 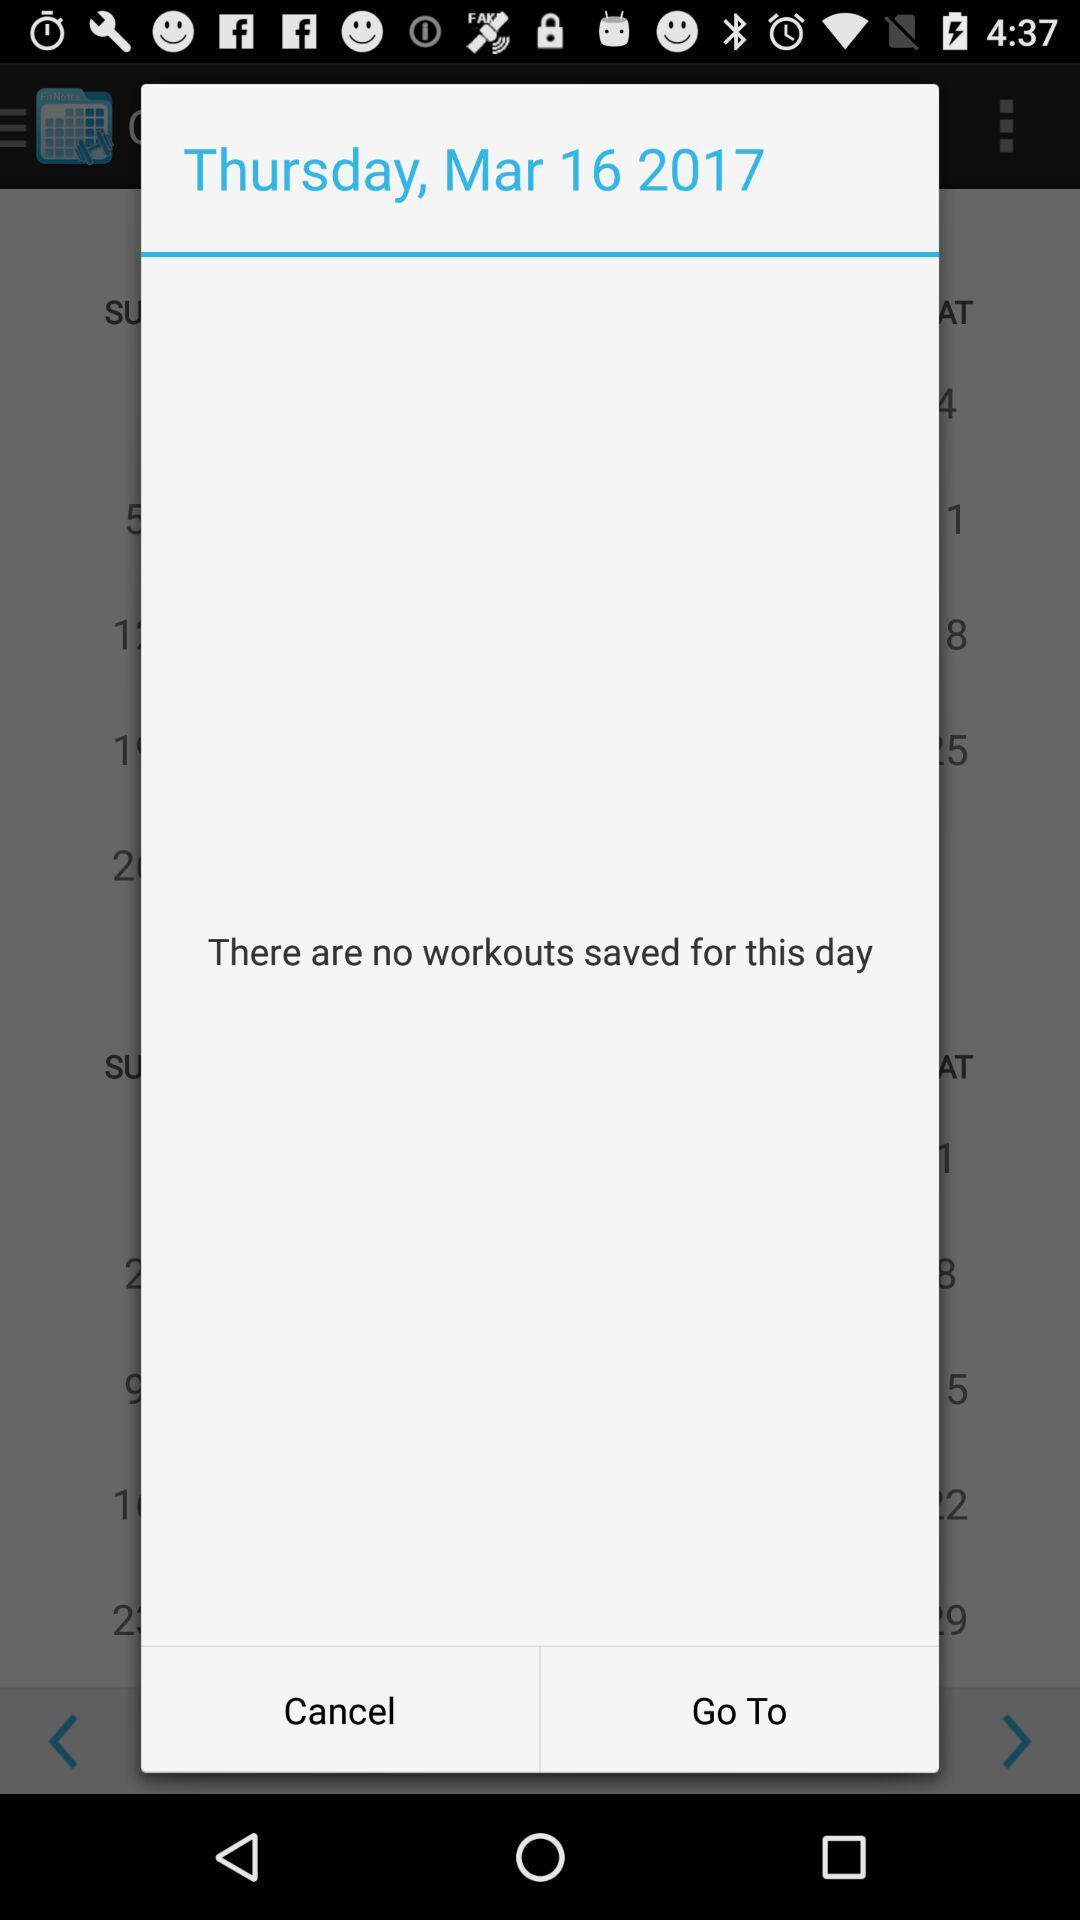 What do you see at coordinates (739, 1708) in the screenshot?
I see `button next to the cancel` at bounding box center [739, 1708].